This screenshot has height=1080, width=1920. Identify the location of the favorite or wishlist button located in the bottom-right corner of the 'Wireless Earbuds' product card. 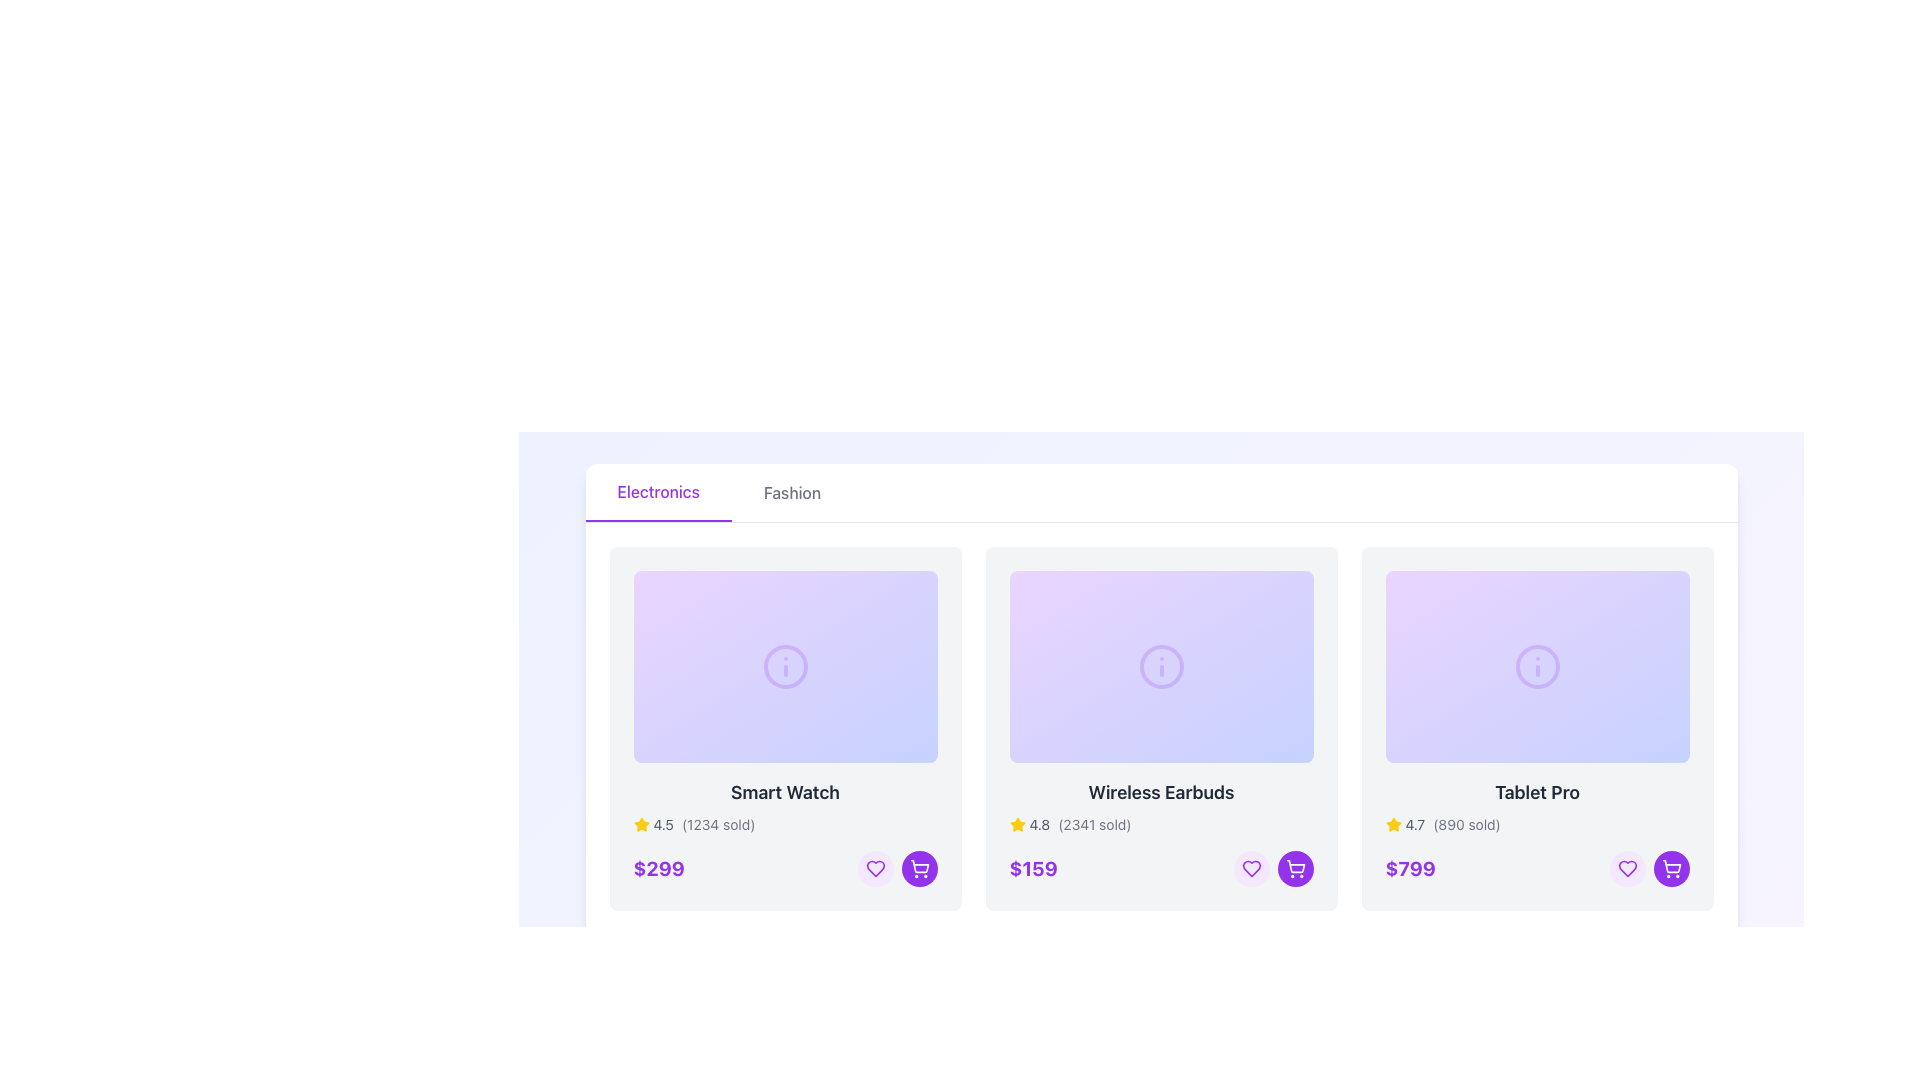
(1250, 867).